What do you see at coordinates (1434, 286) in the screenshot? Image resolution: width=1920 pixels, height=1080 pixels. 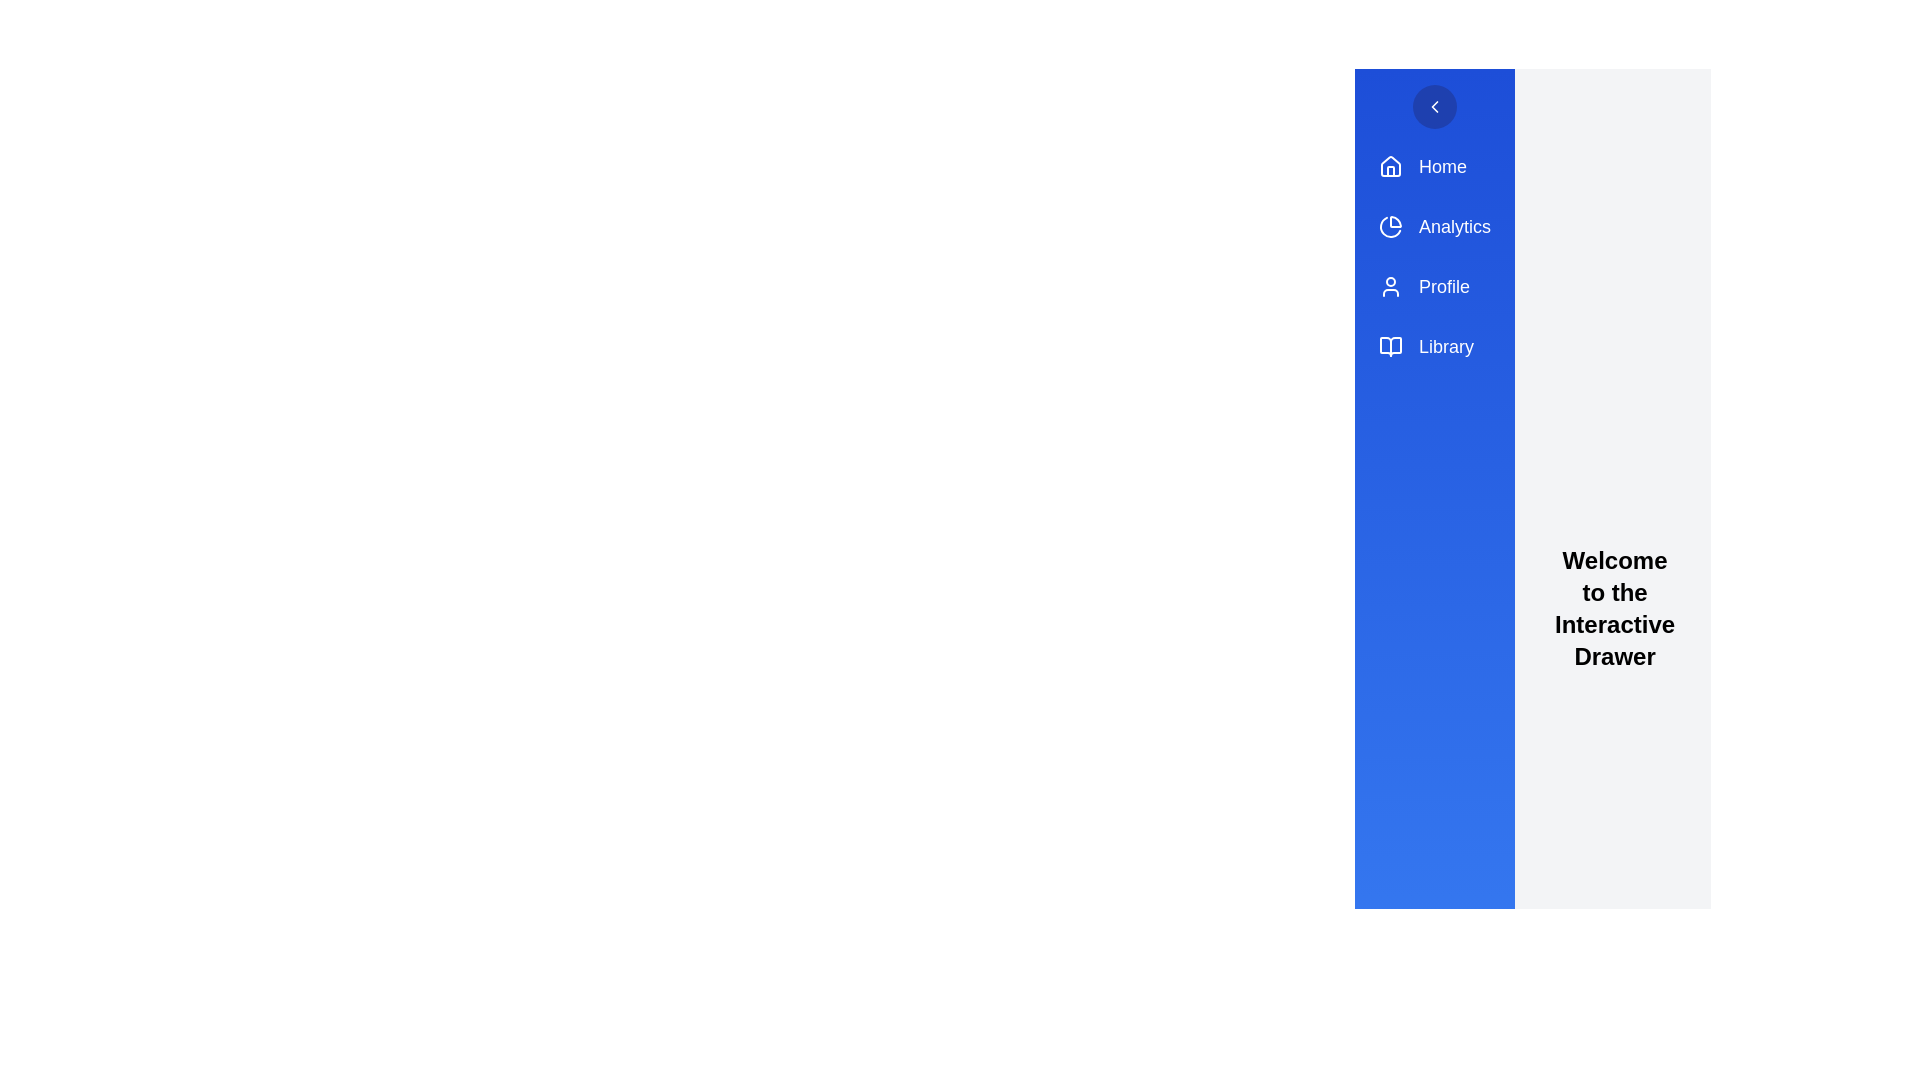 I see `the menu item labeled Profile to navigate` at bounding box center [1434, 286].